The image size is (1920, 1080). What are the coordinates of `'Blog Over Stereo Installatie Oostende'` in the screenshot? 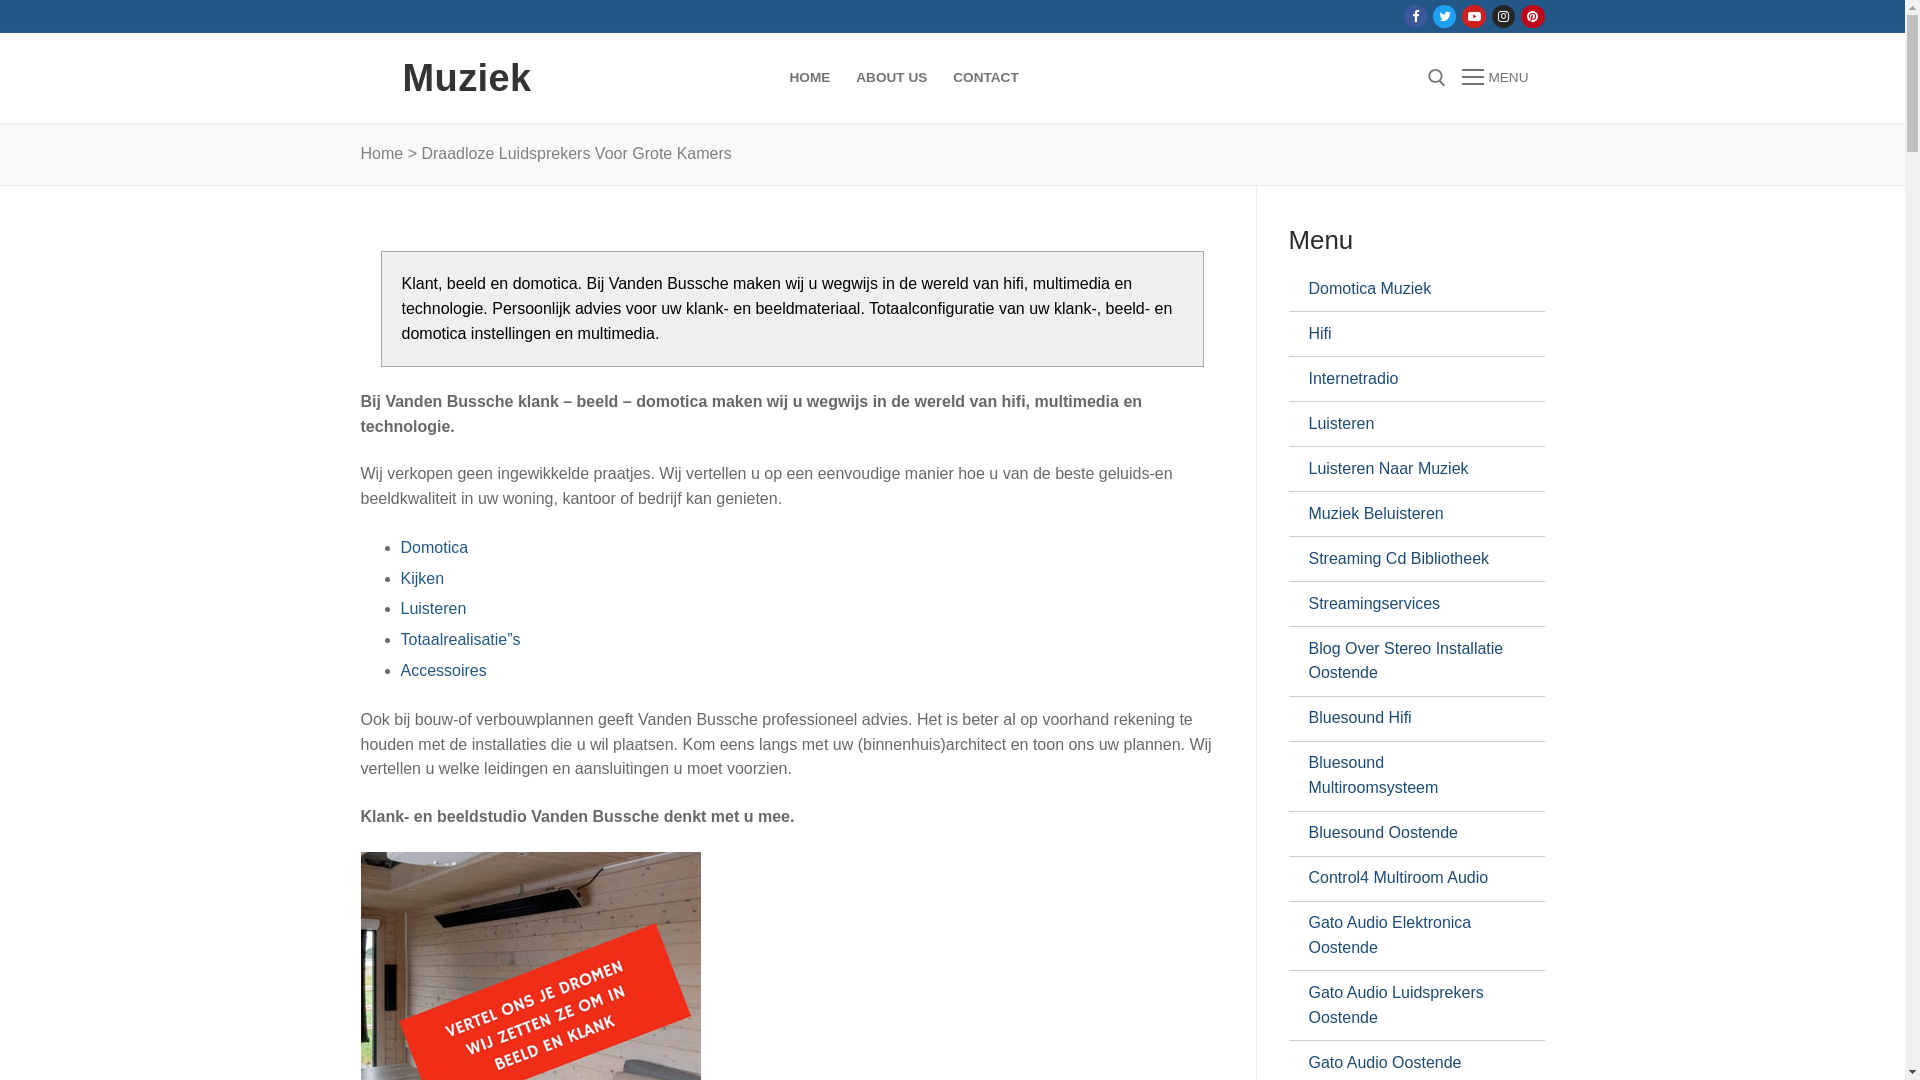 It's located at (1406, 661).